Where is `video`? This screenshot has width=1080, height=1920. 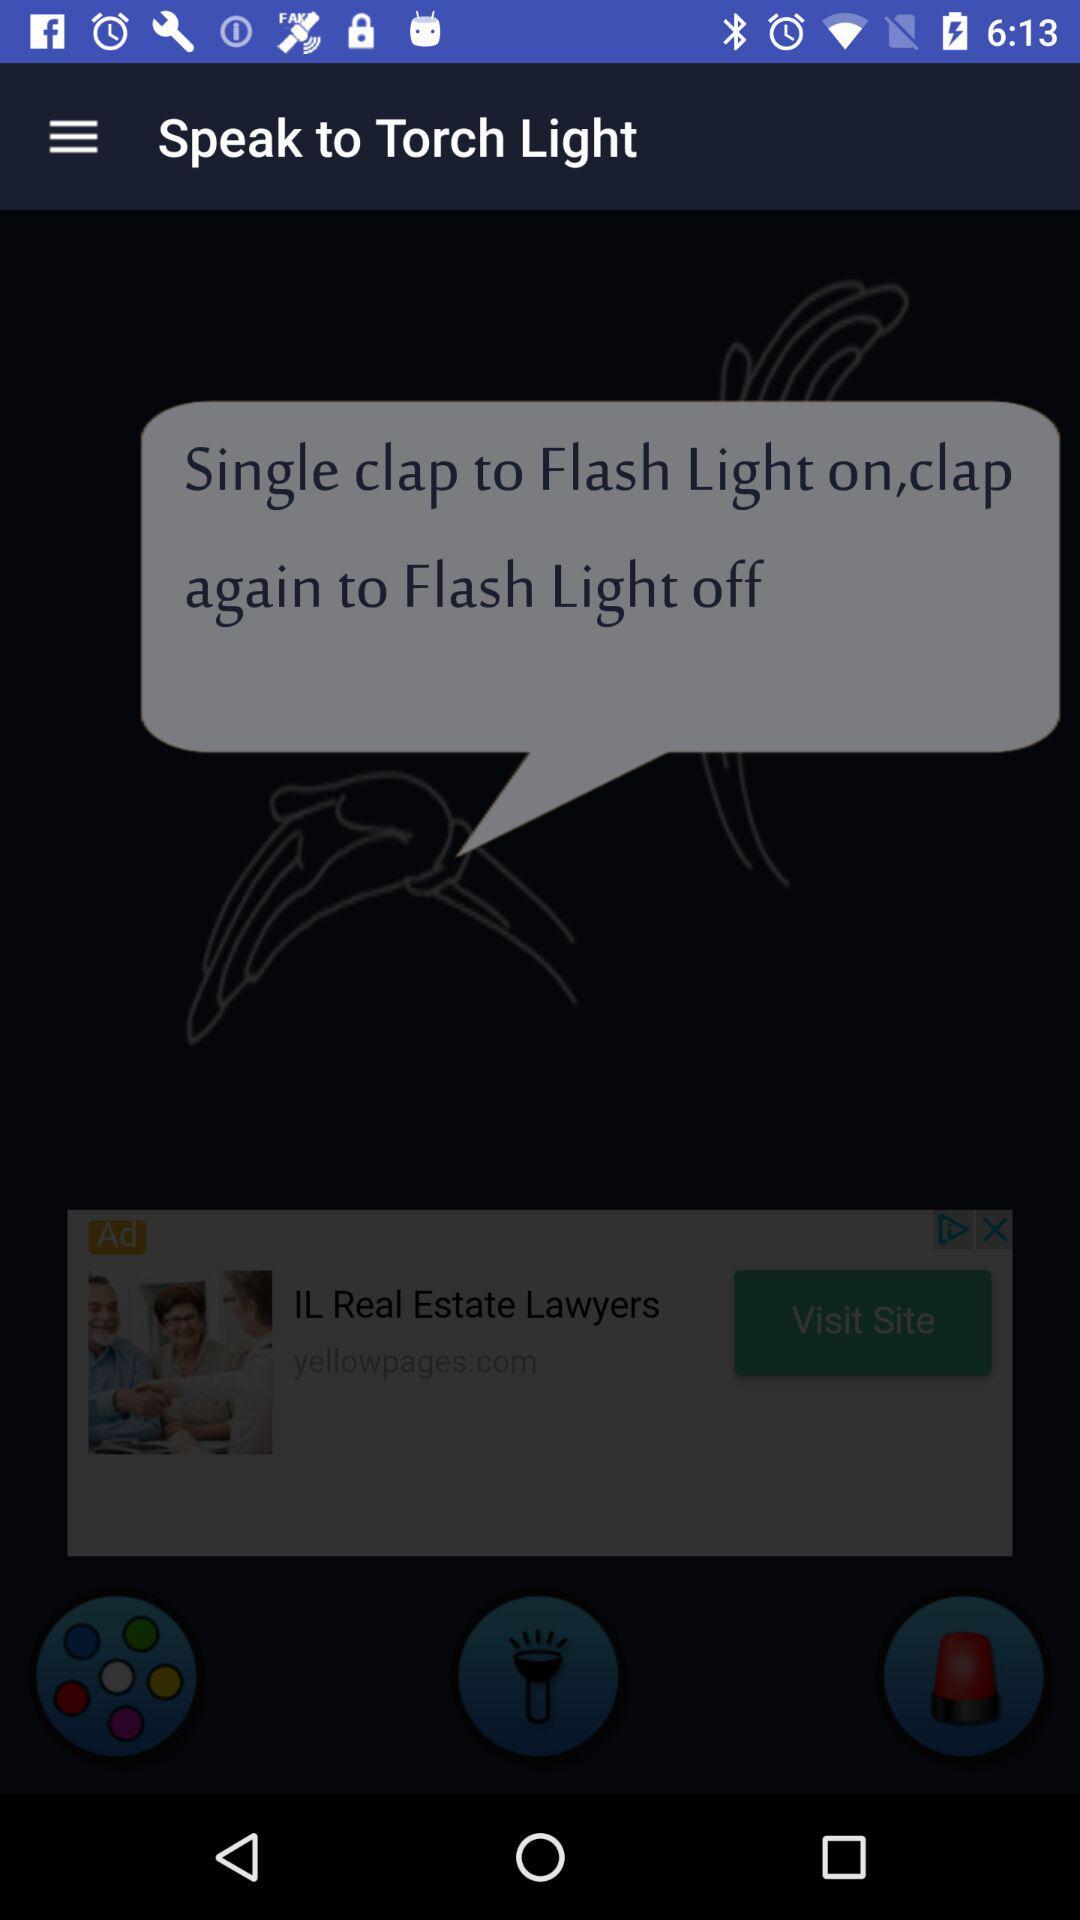 video is located at coordinates (116, 1675).